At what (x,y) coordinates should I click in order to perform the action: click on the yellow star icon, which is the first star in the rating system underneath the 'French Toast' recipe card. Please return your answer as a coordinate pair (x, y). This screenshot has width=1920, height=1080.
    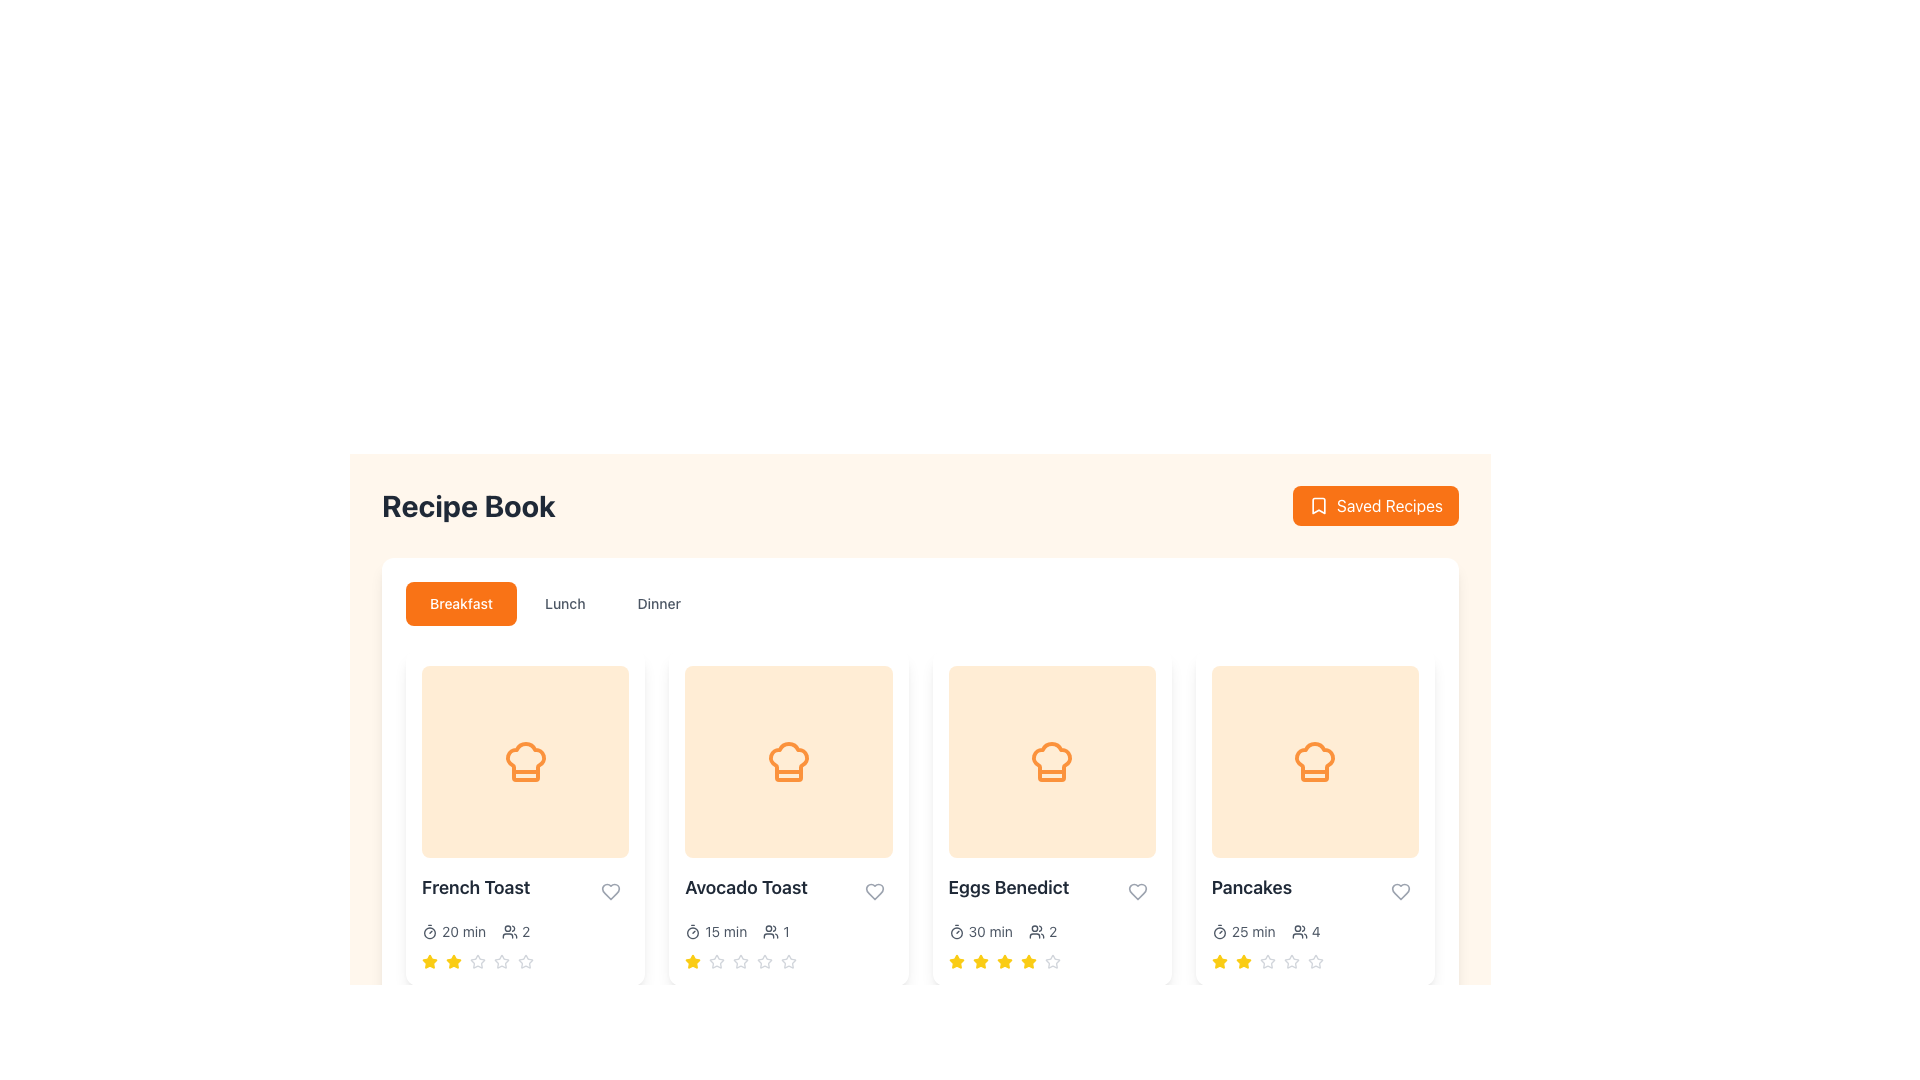
    Looking at the image, I should click on (453, 960).